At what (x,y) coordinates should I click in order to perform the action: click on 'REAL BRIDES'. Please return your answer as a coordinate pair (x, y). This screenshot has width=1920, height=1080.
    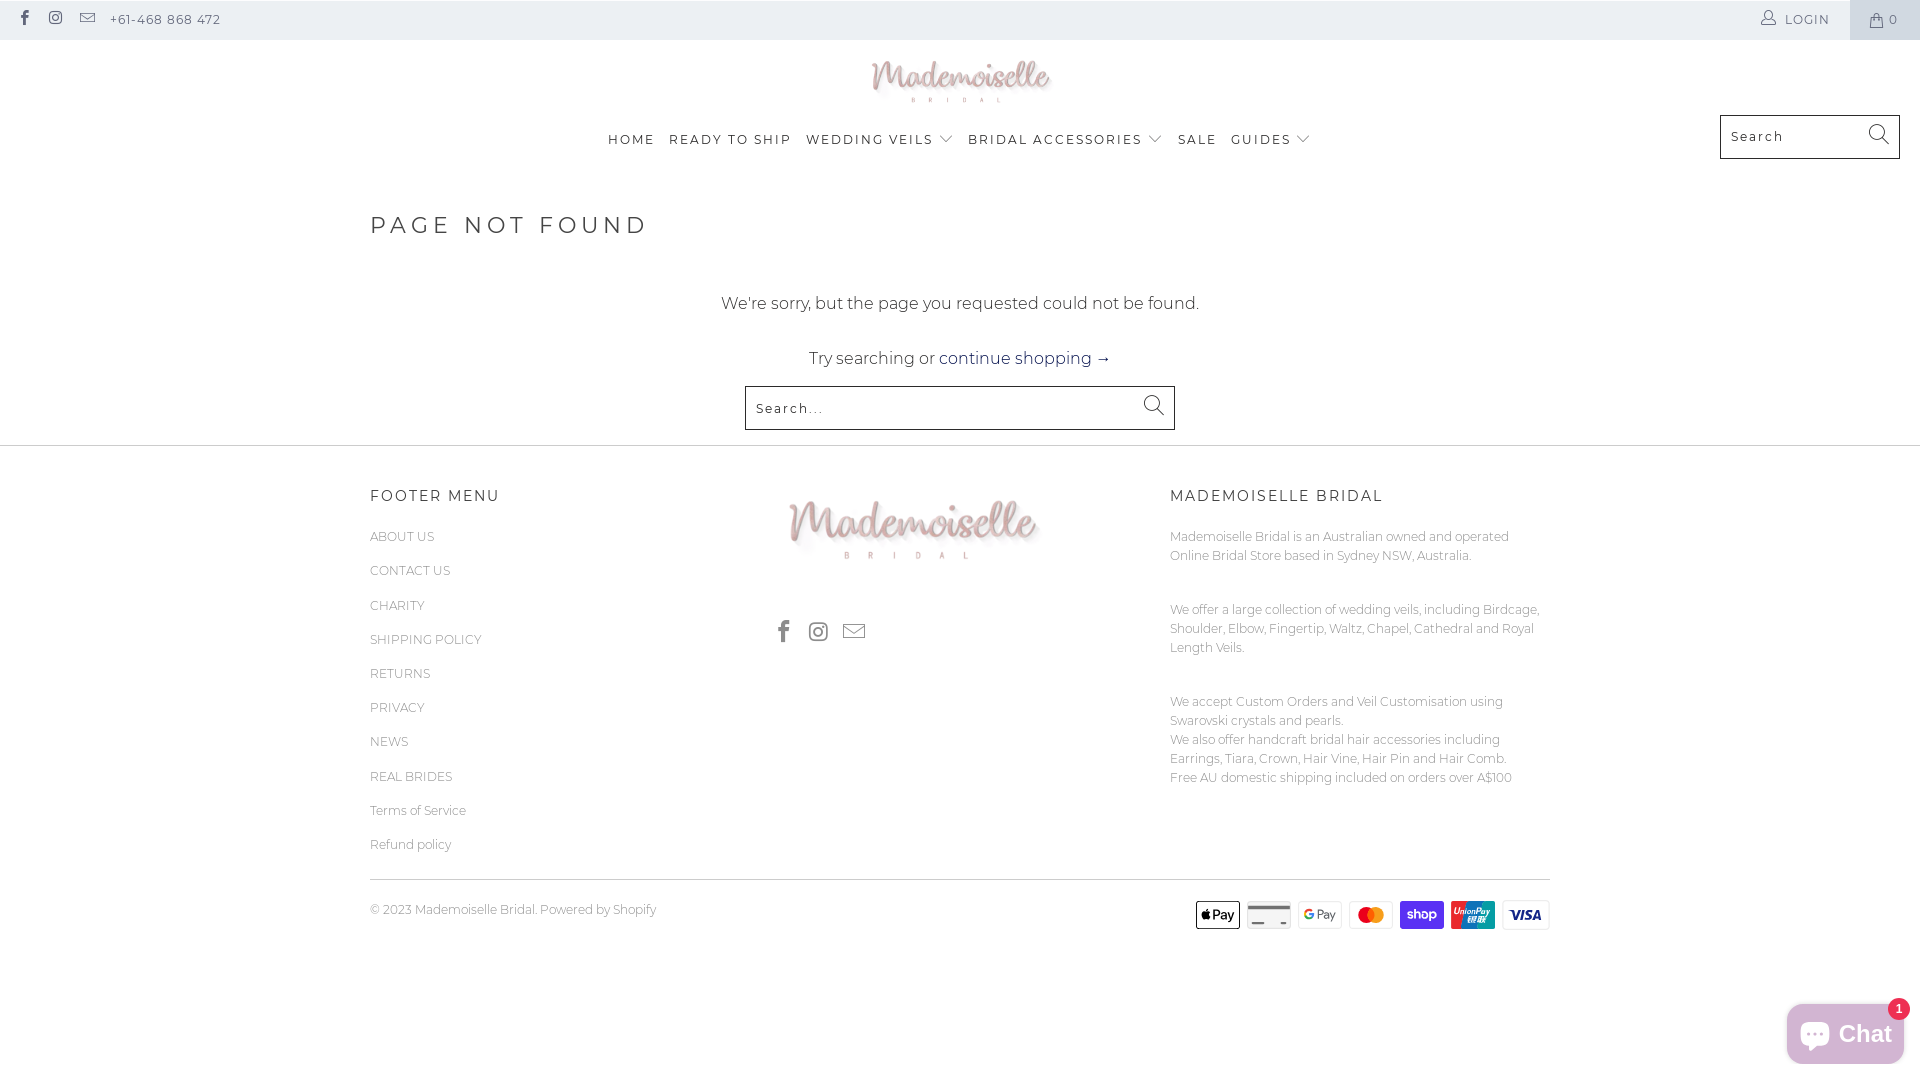
    Looking at the image, I should click on (410, 775).